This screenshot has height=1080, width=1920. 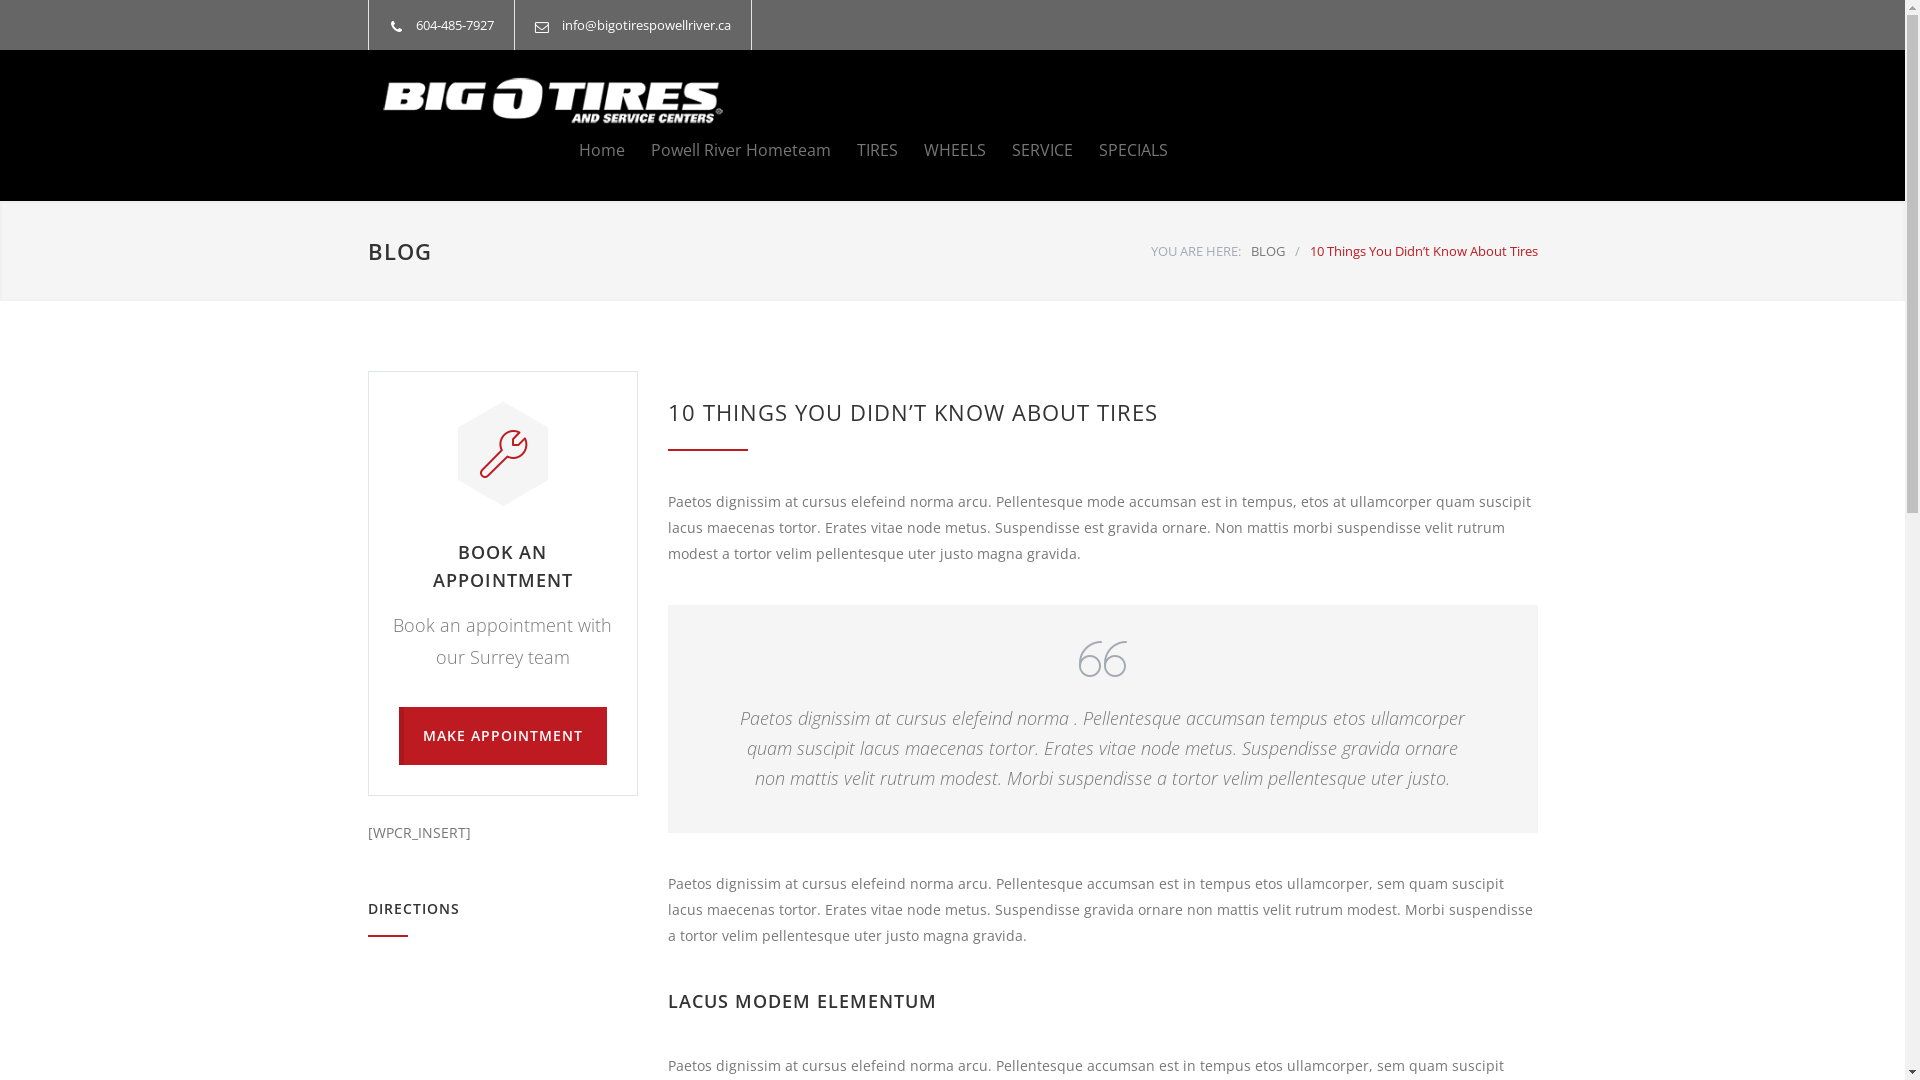 What do you see at coordinates (940, 149) in the screenshot?
I see `'WHEELS'` at bounding box center [940, 149].